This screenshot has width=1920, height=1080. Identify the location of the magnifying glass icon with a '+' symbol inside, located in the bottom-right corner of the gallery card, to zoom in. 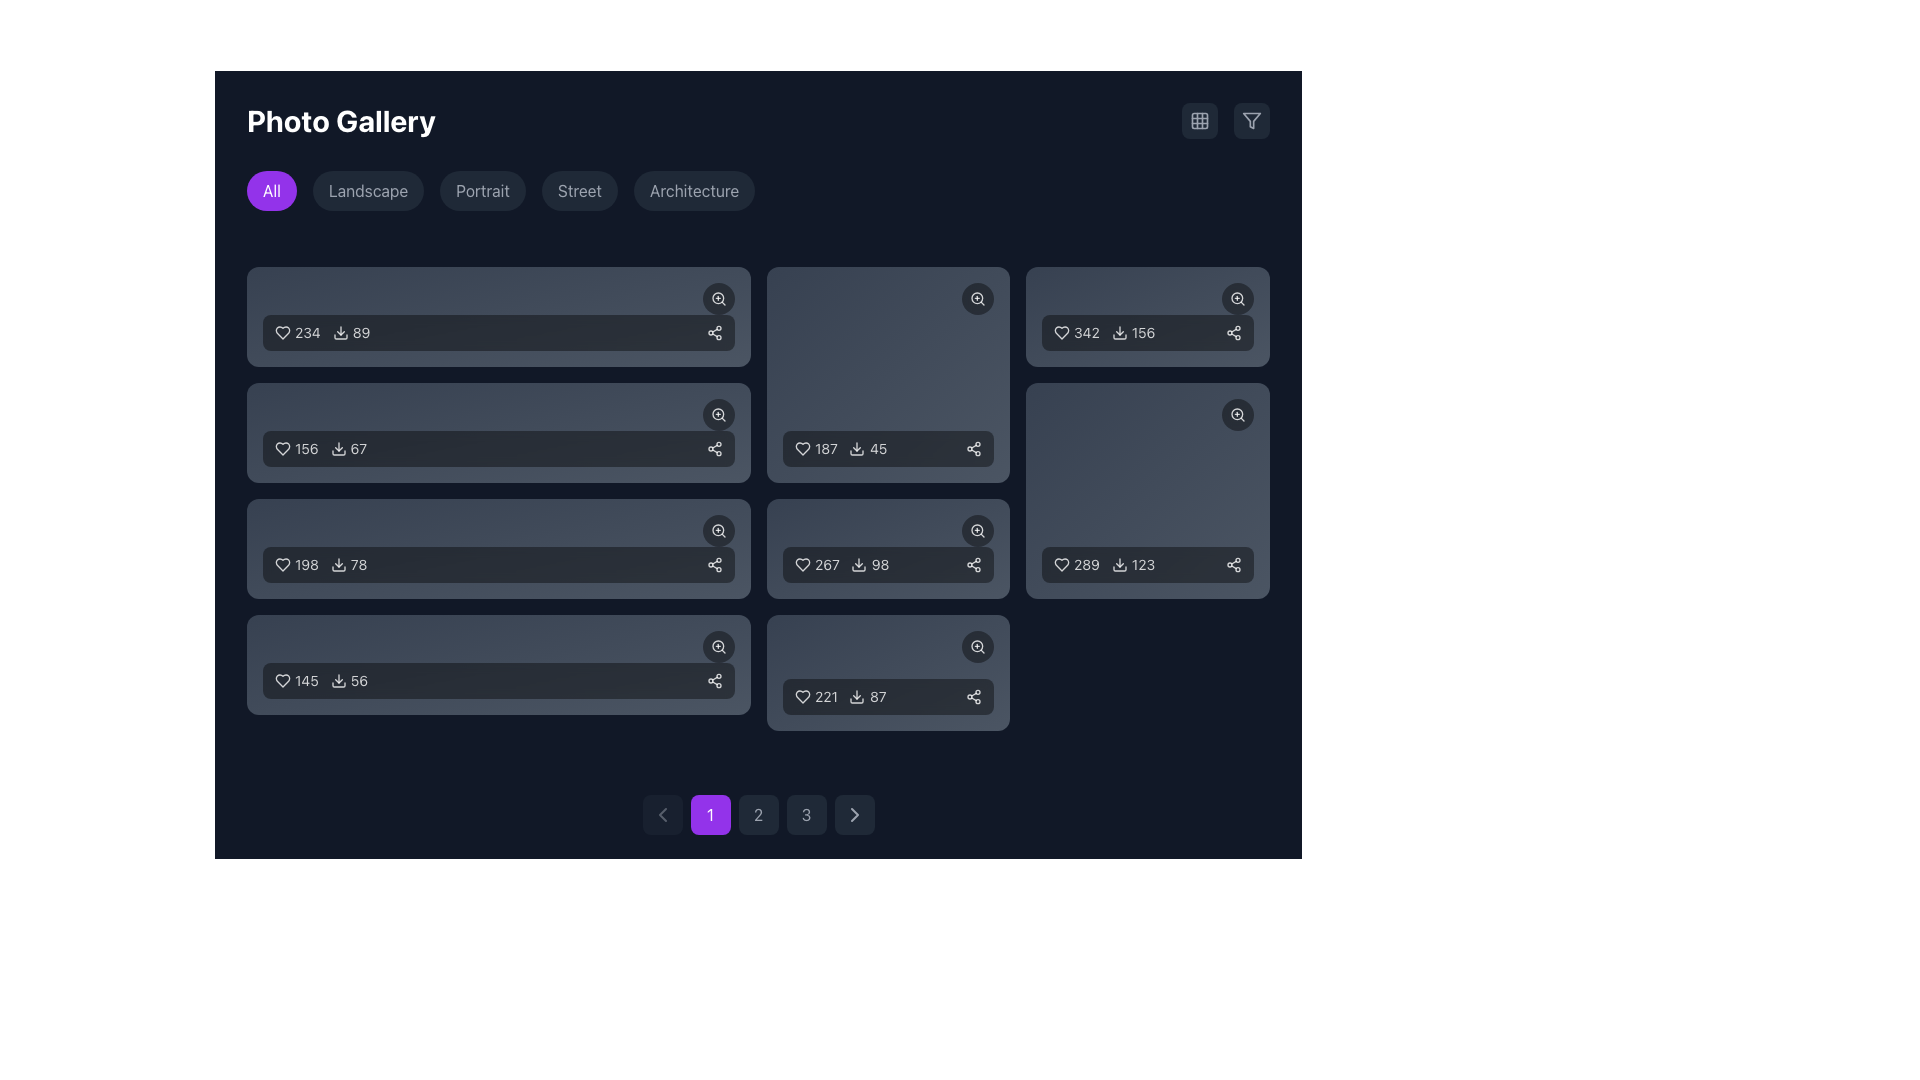
(978, 530).